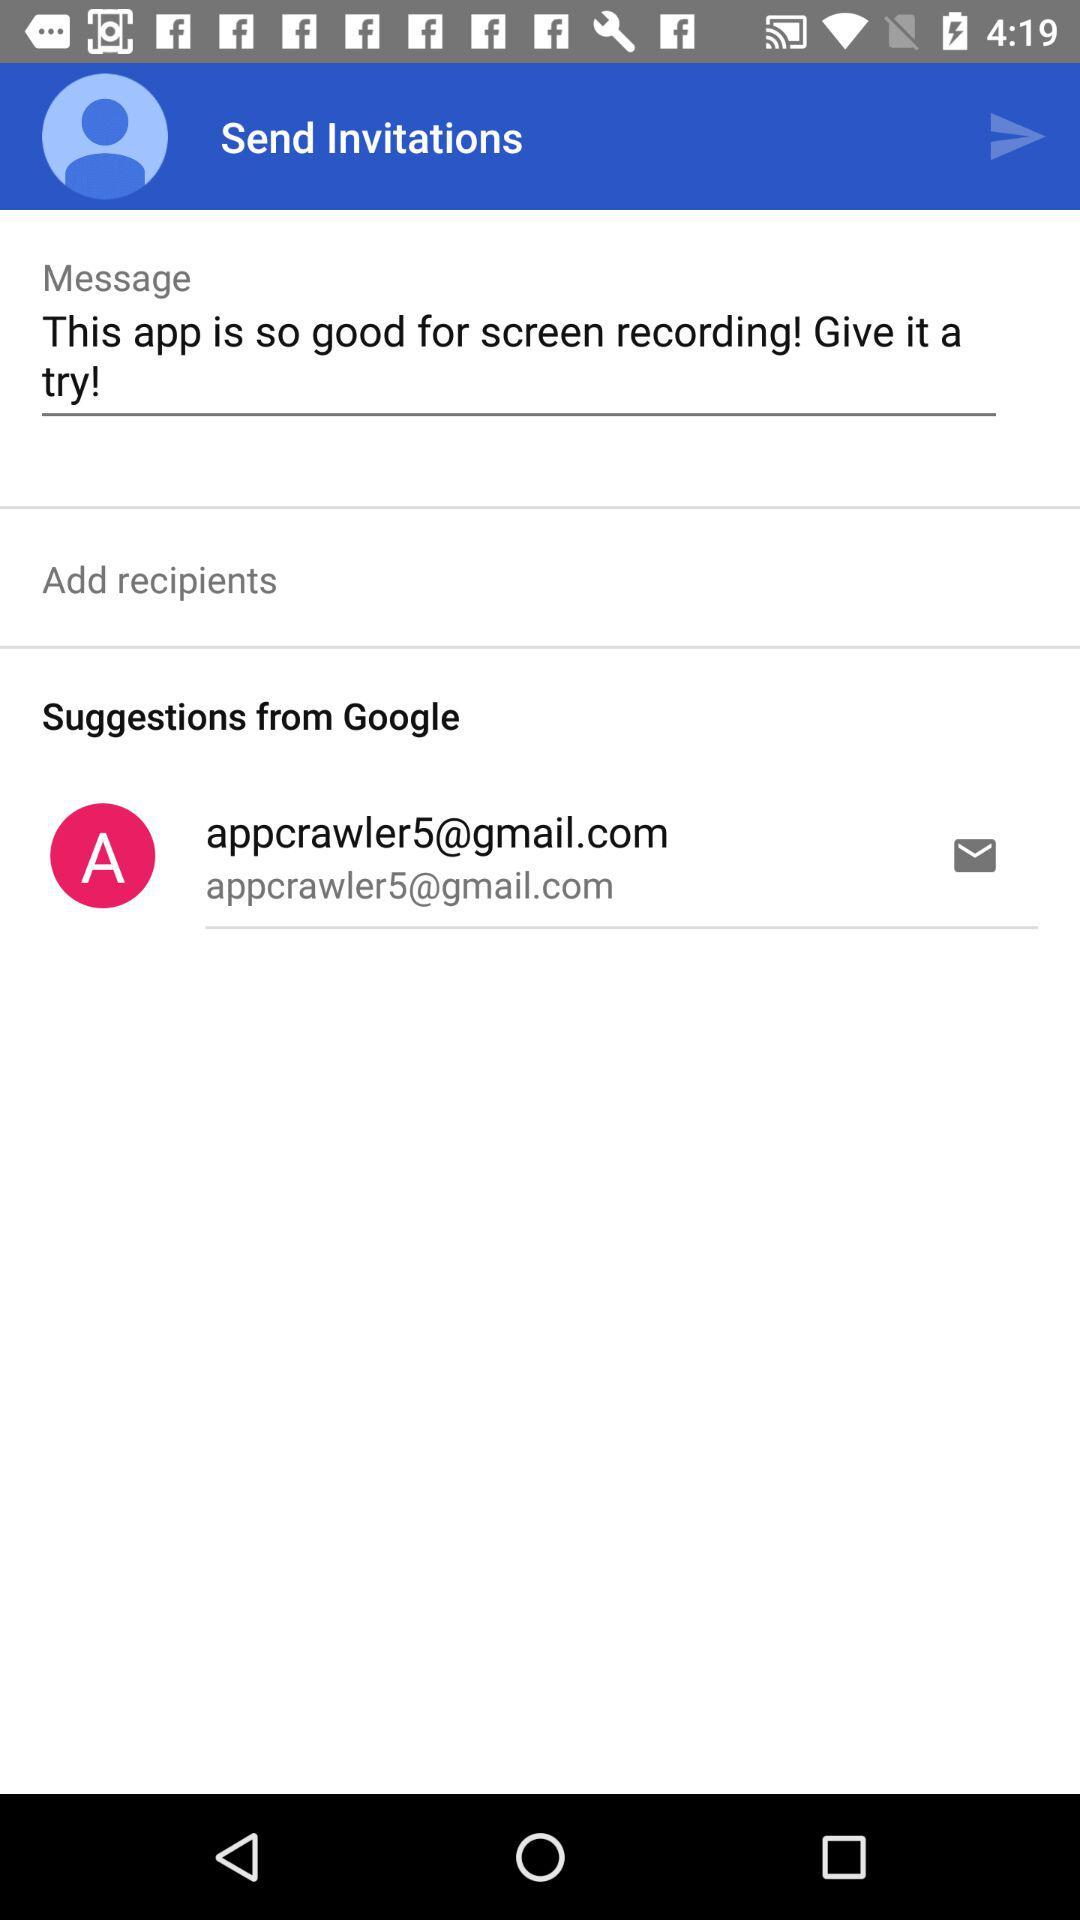 The width and height of the screenshot is (1080, 1920). What do you see at coordinates (518, 354) in the screenshot?
I see `this app is icon` at bounding box center [518, 354].